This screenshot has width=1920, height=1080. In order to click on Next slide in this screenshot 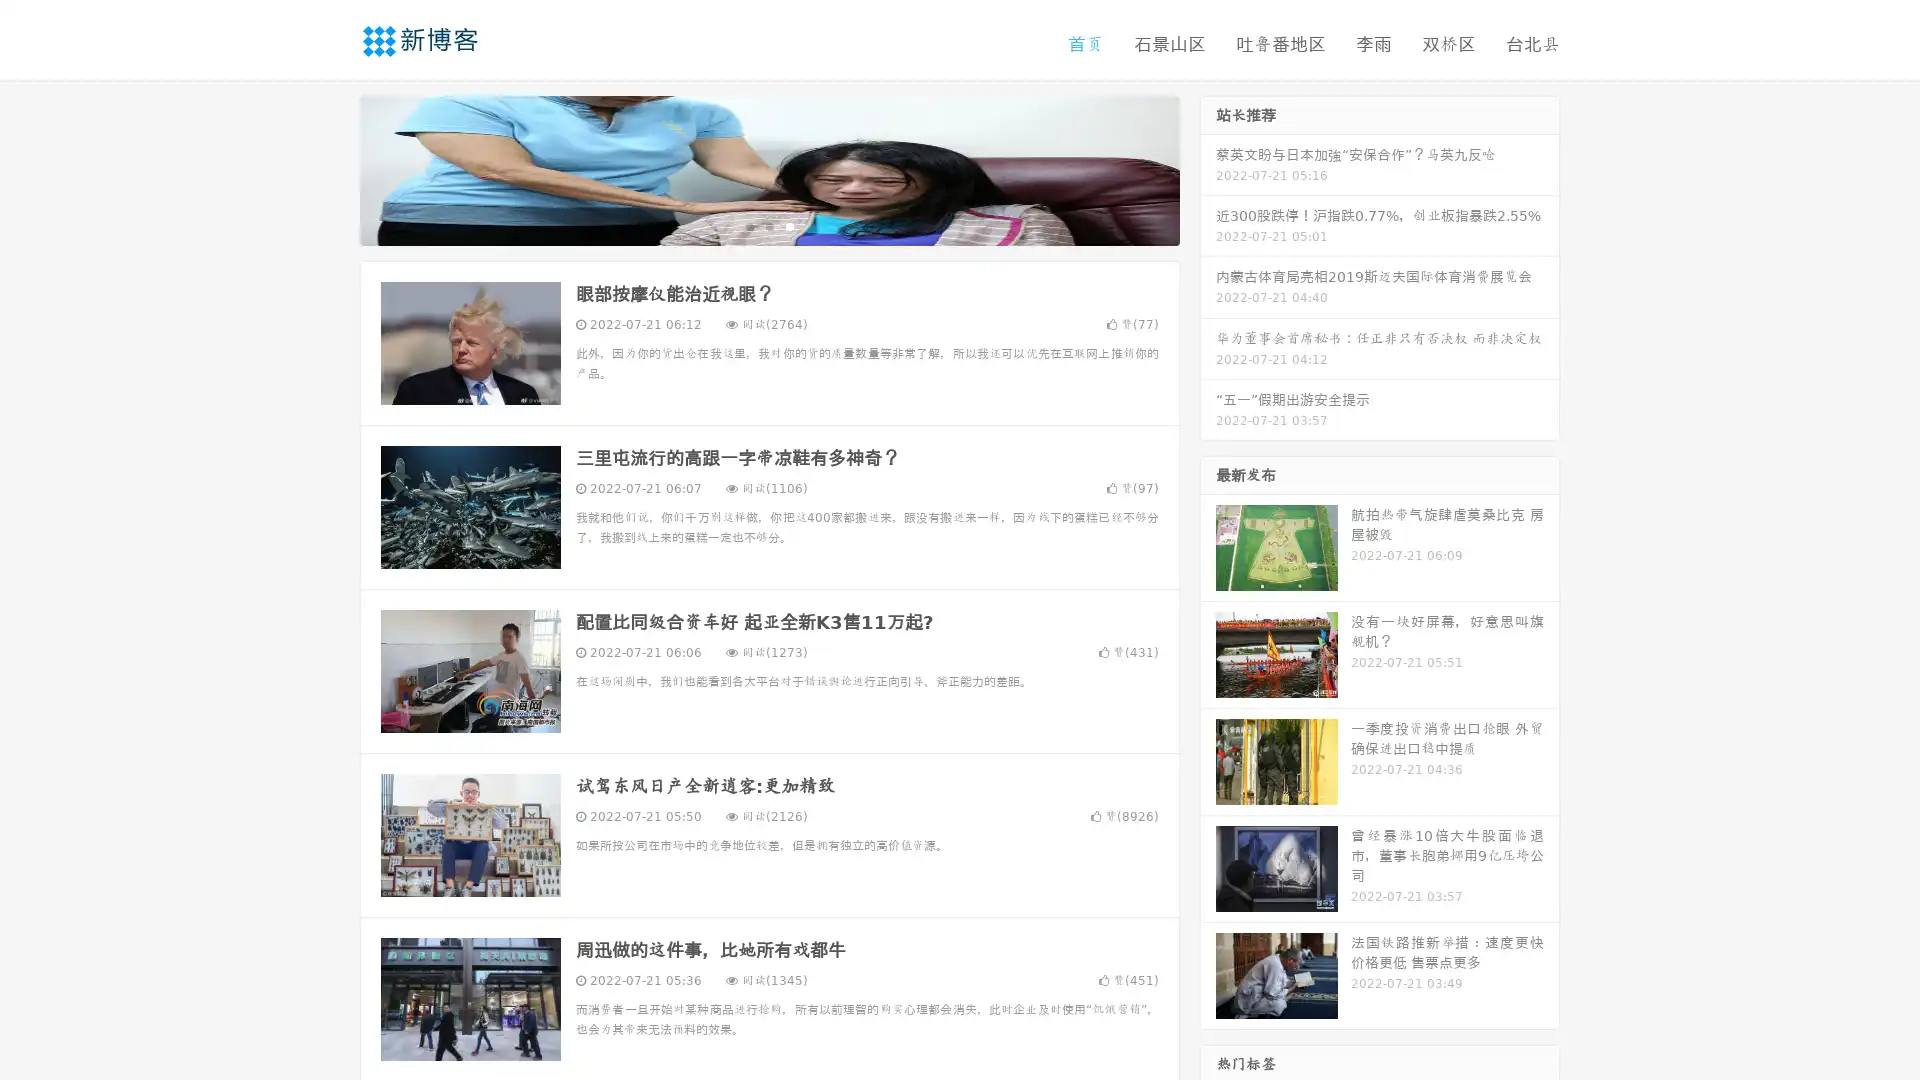, I will do `click(1208, 168)`.